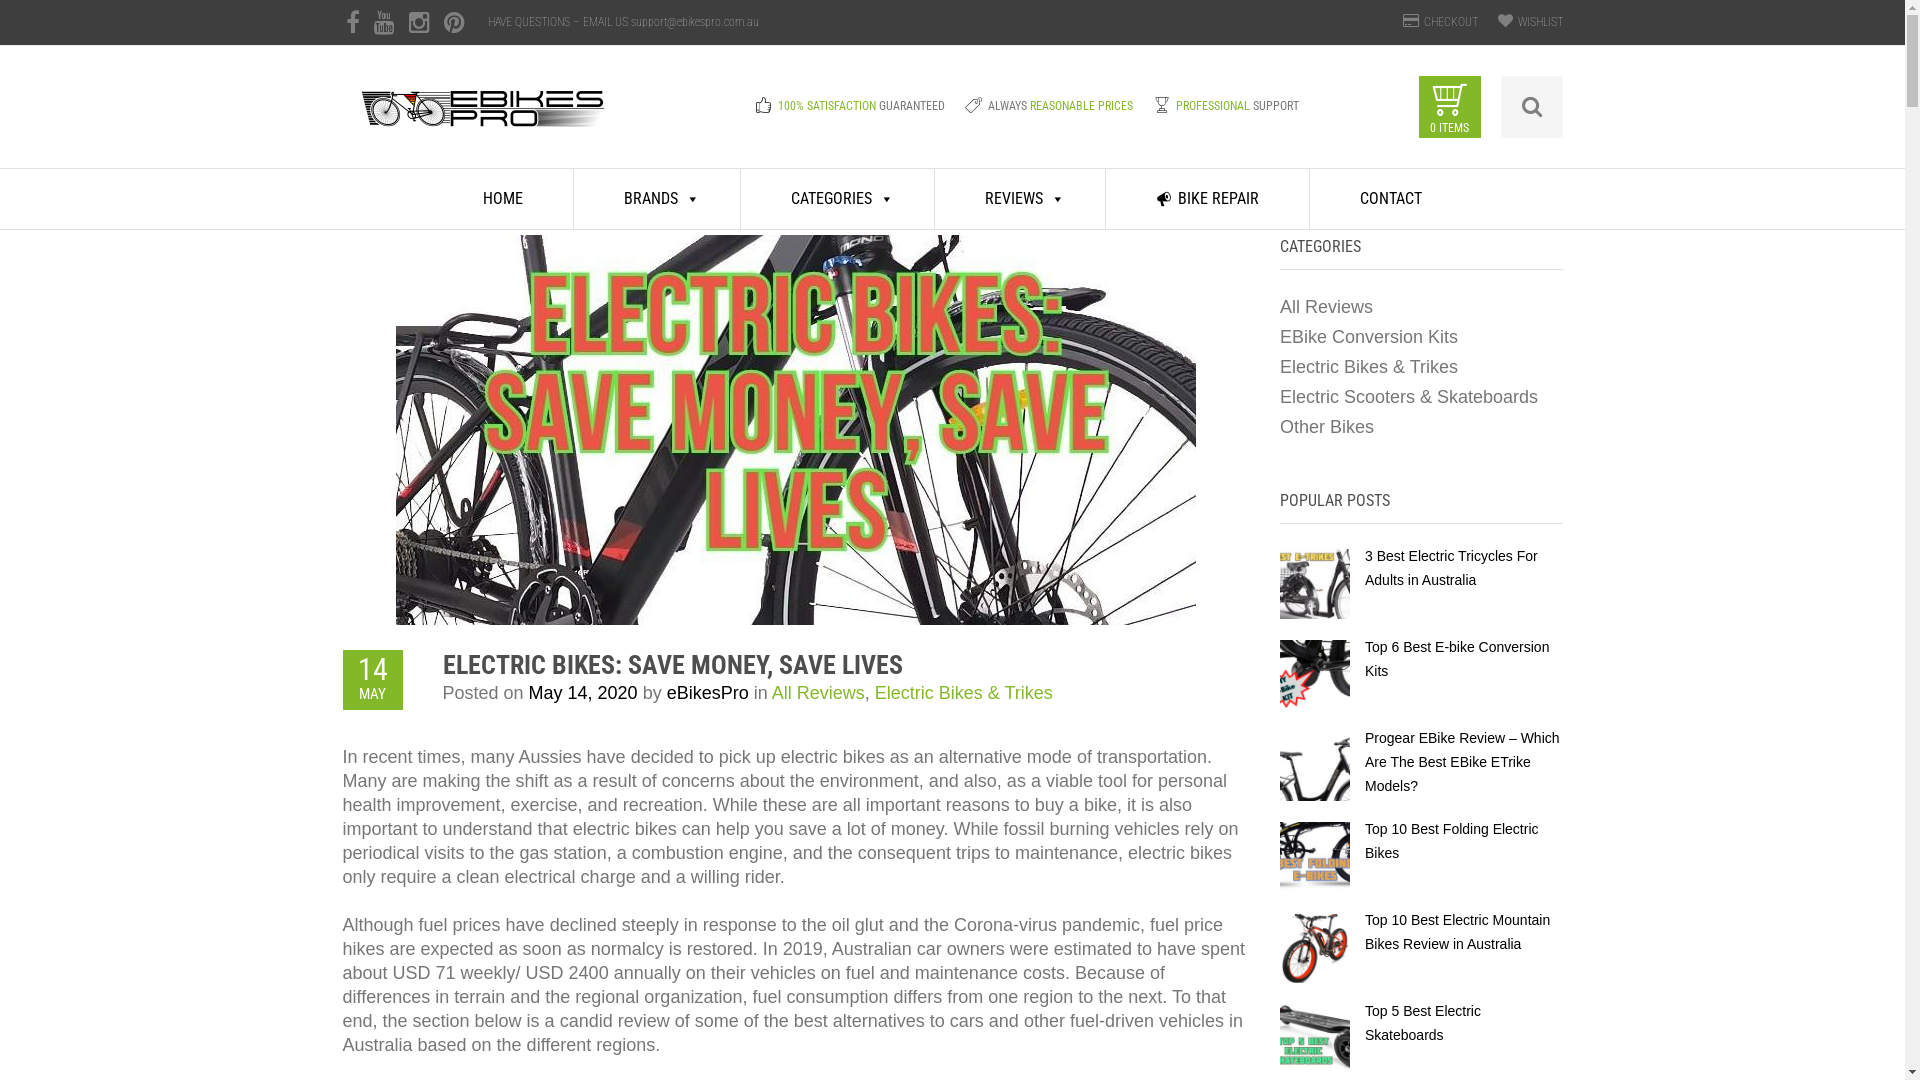  I want to click on 'CHECKOUT', so click(1423, 22).